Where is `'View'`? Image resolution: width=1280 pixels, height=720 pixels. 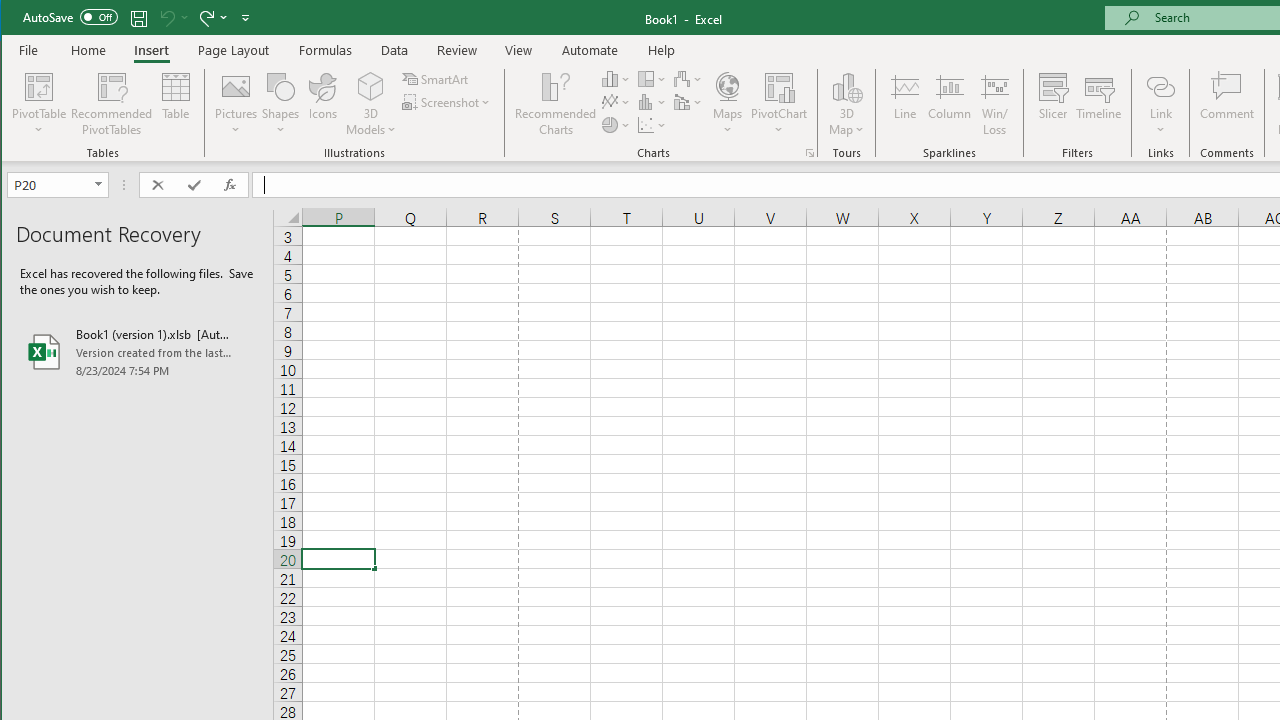
'View' is located at coordinates (519, 49).